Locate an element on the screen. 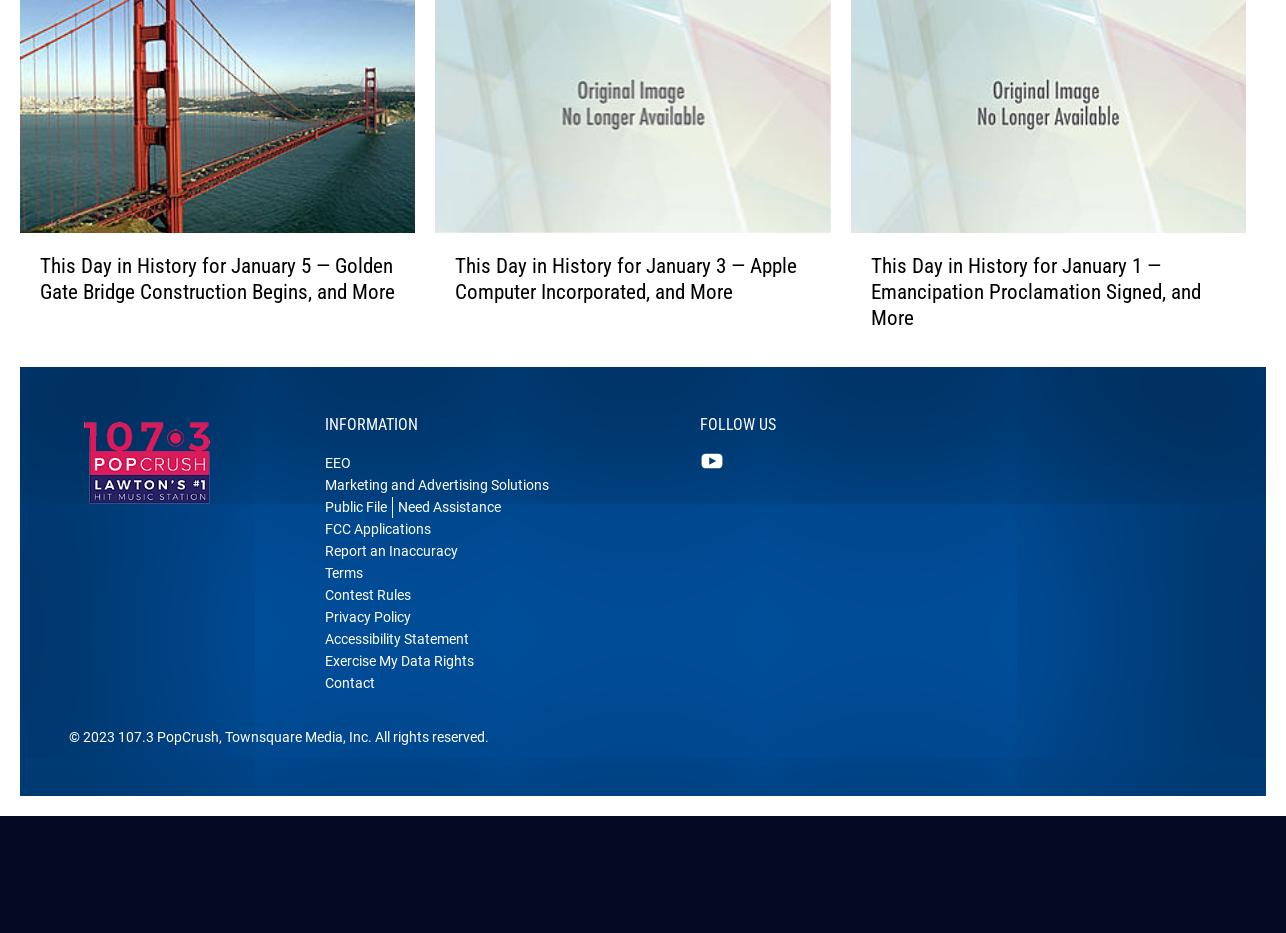 The height and width of the screenshot is (933, 1286). 'Exercise My Data Rights' is located at coordinates (323, 692).